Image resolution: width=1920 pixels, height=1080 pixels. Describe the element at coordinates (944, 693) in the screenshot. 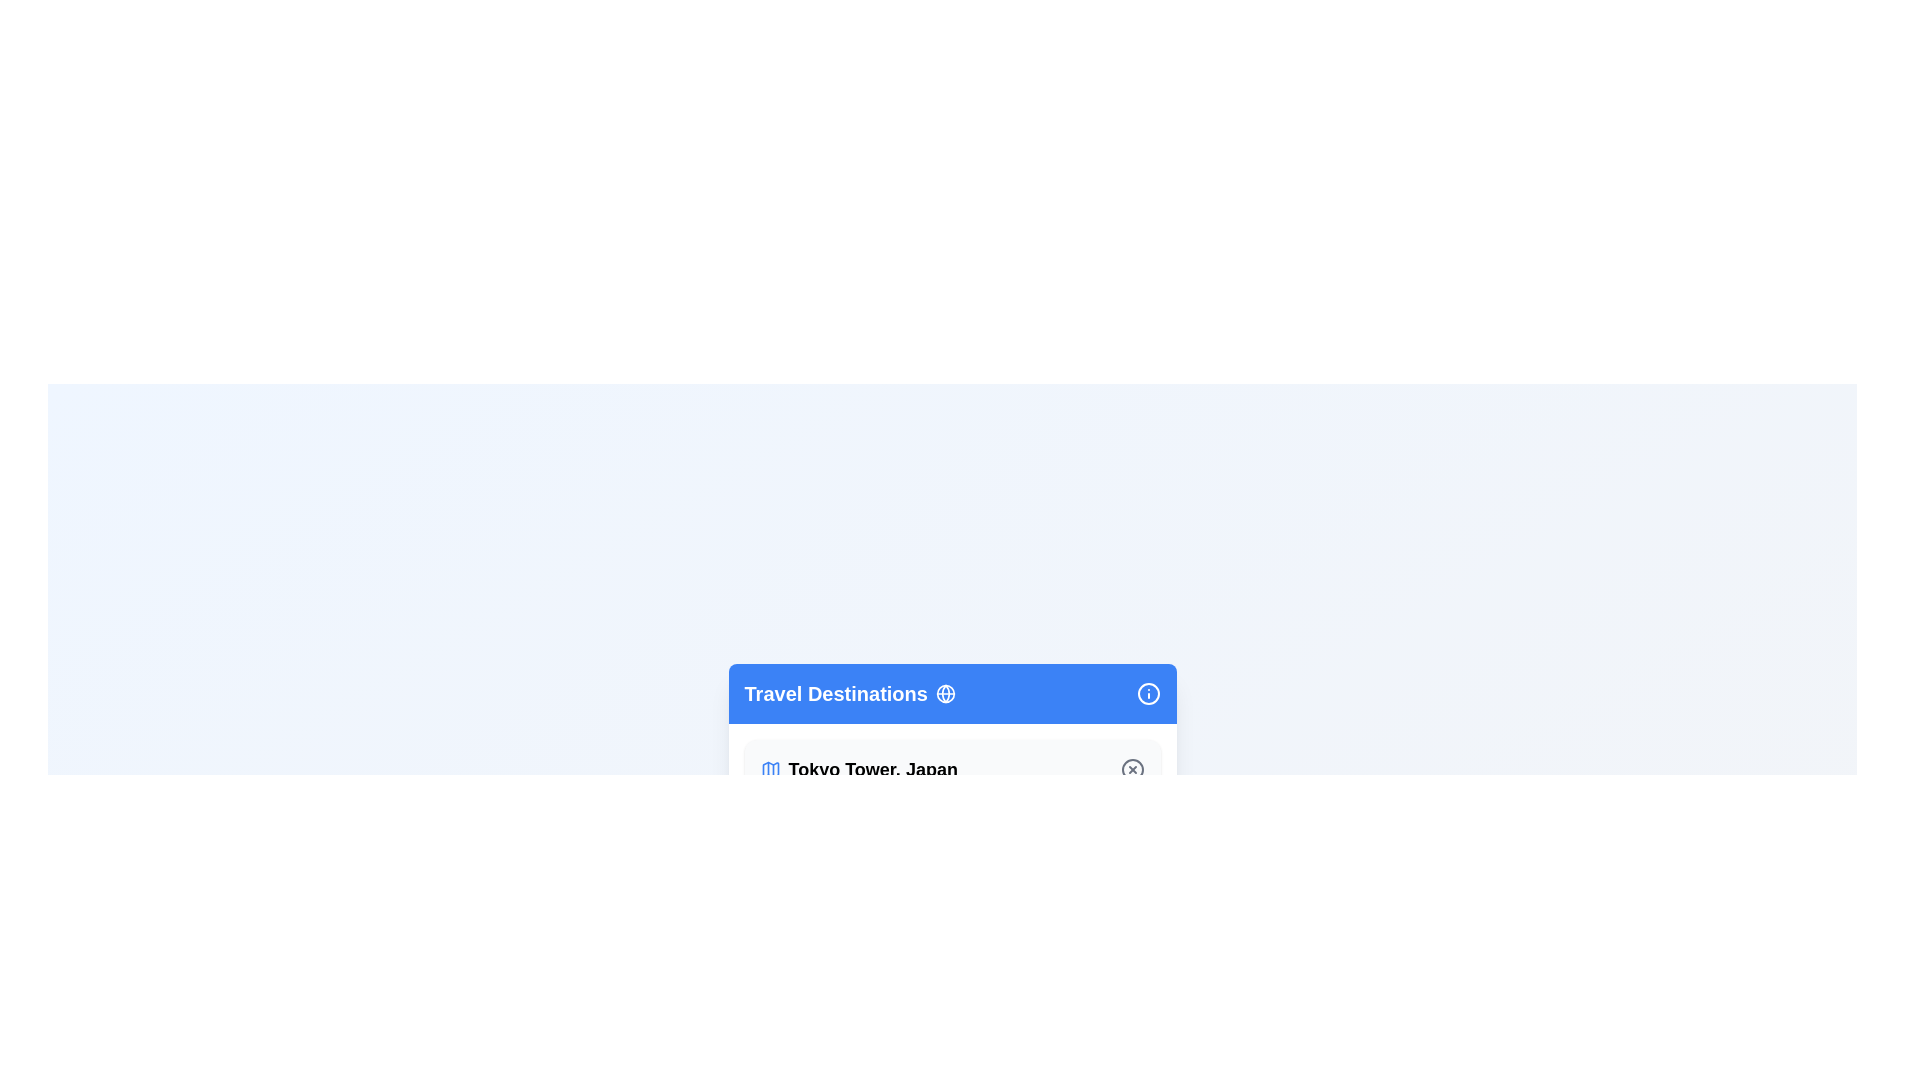

I see `the circular globe icon in the title bar of the 'Travel Destinations' section, located next to the title text and left of the information icon` at that location.